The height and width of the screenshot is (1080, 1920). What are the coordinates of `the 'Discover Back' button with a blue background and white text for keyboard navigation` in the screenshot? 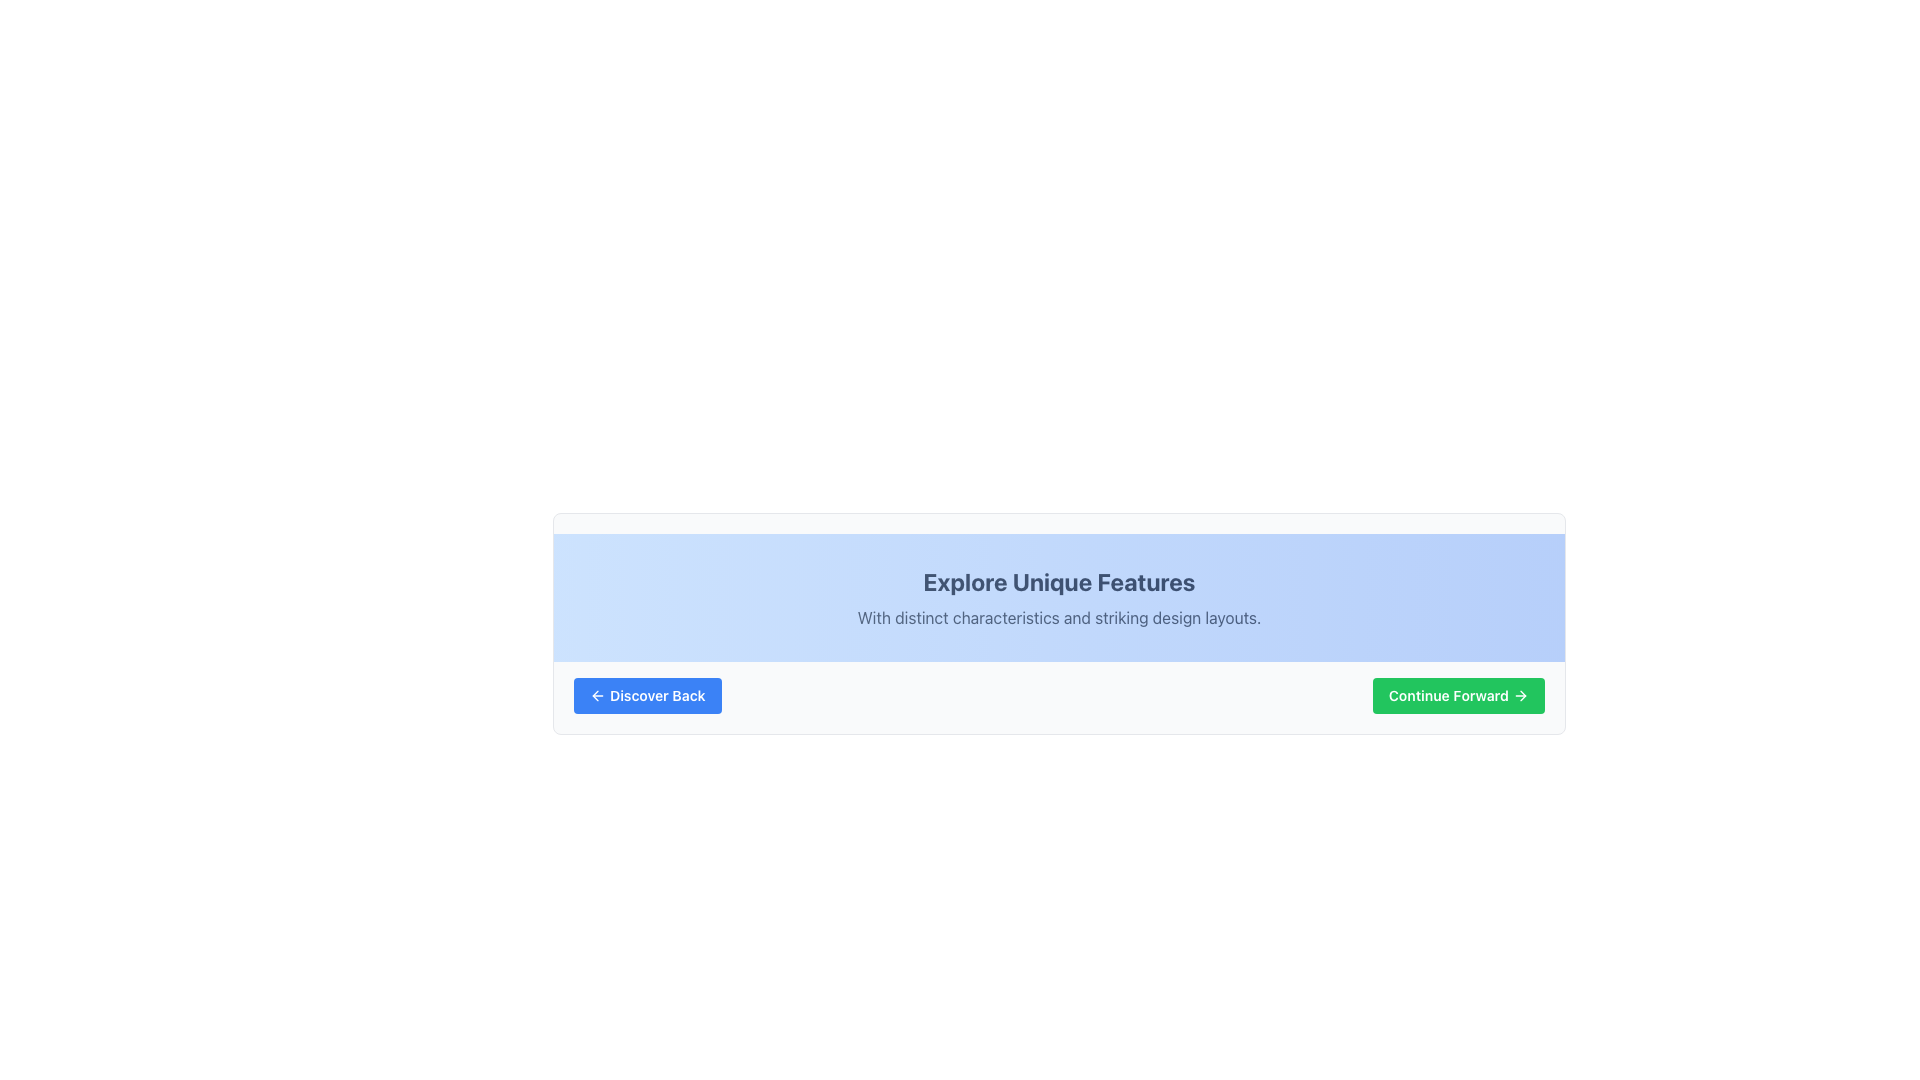 It's located at (647, 694).